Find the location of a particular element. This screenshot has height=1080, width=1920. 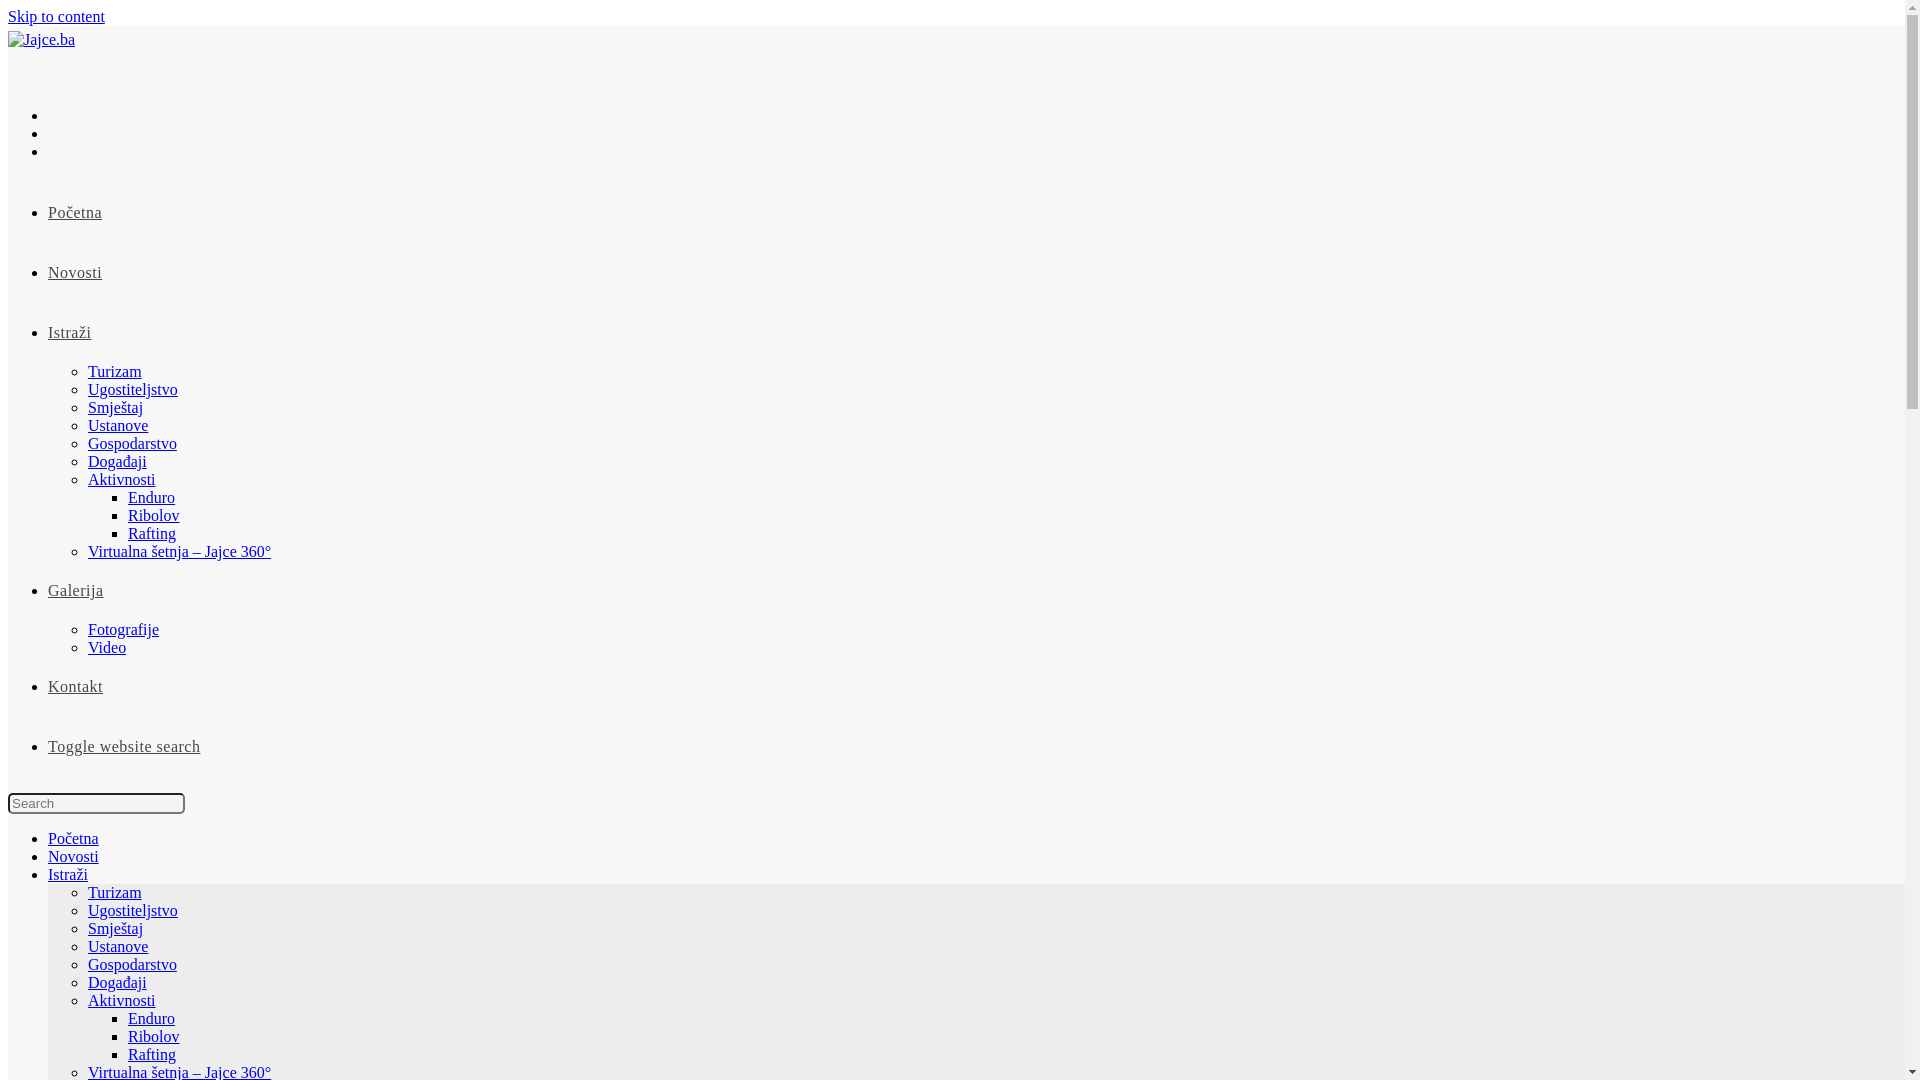

'Ribolov' is located at coordinates (152, 514).